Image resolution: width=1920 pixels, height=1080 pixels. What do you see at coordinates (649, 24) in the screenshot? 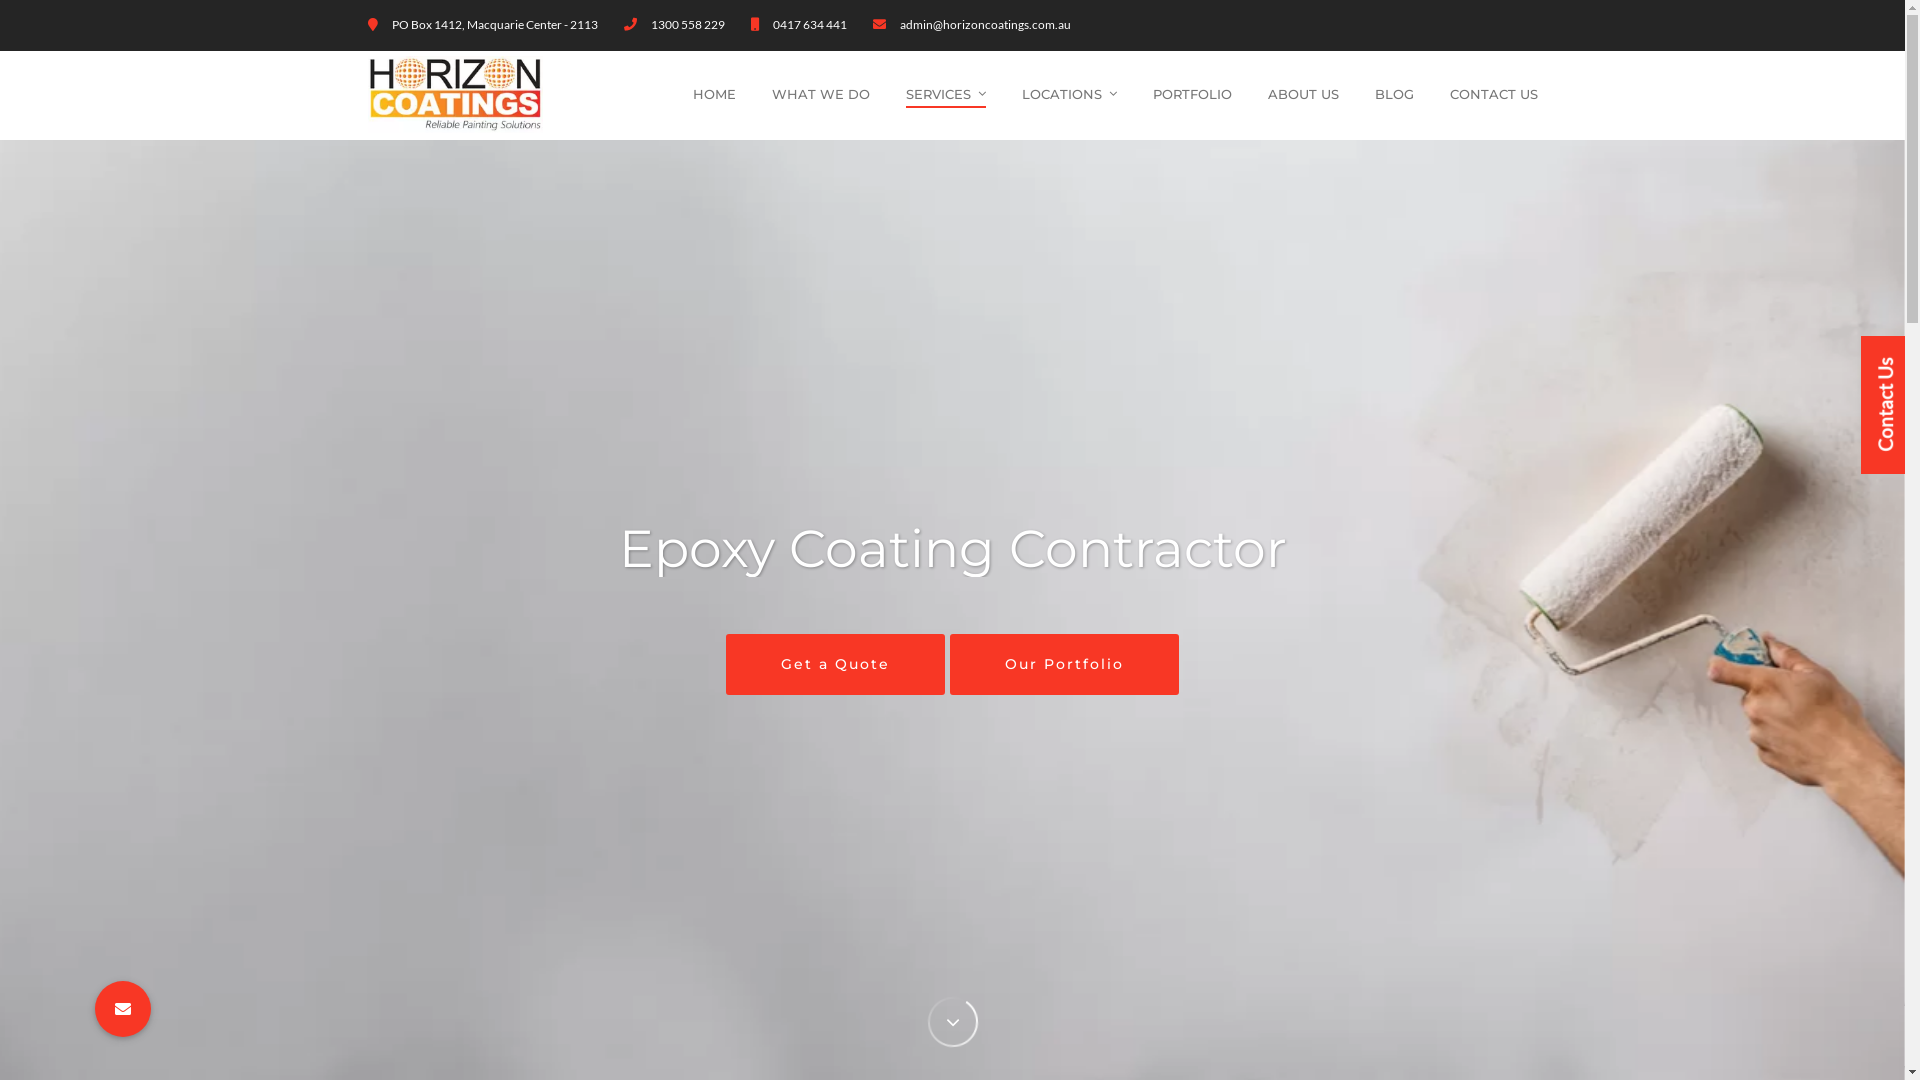
I see `'1300 558 229'` at bounding box center [649, 24].